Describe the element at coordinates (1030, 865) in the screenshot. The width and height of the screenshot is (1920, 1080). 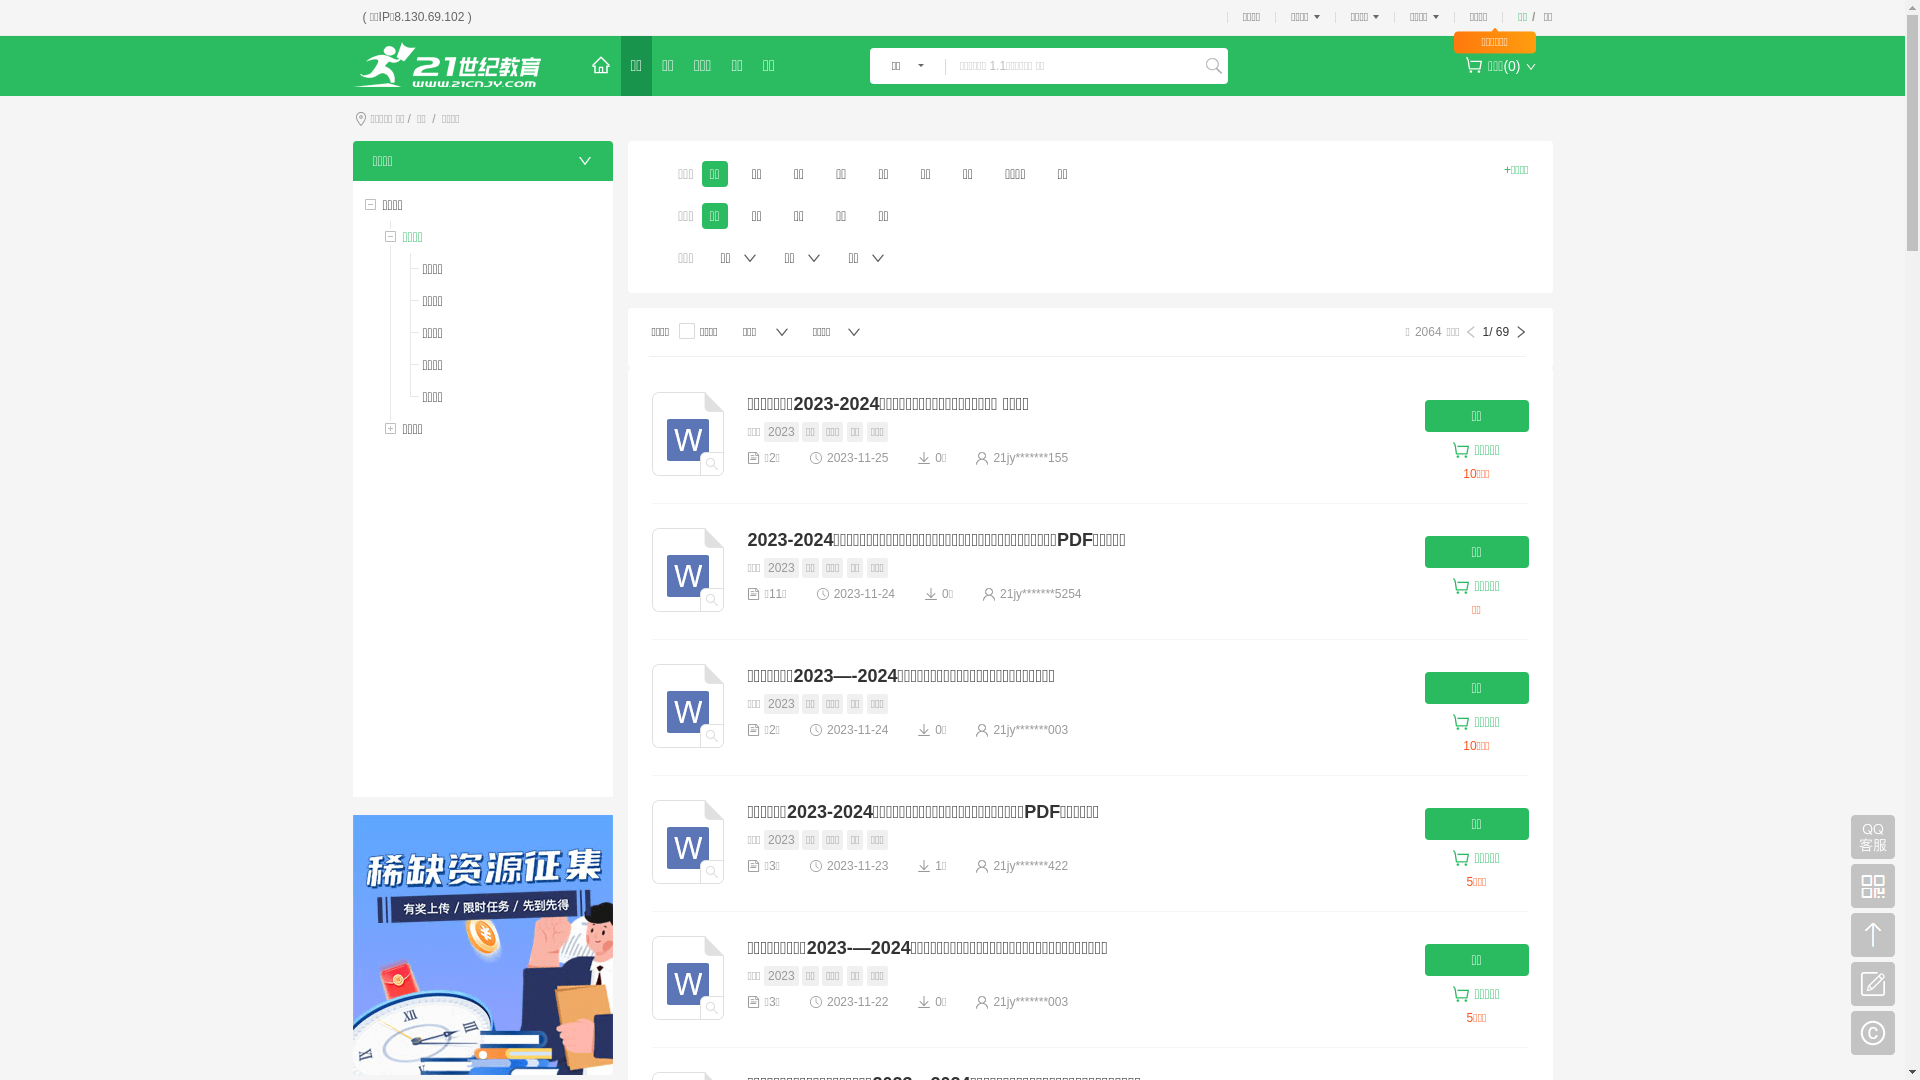
I see `'21jy*******422'` at that location.